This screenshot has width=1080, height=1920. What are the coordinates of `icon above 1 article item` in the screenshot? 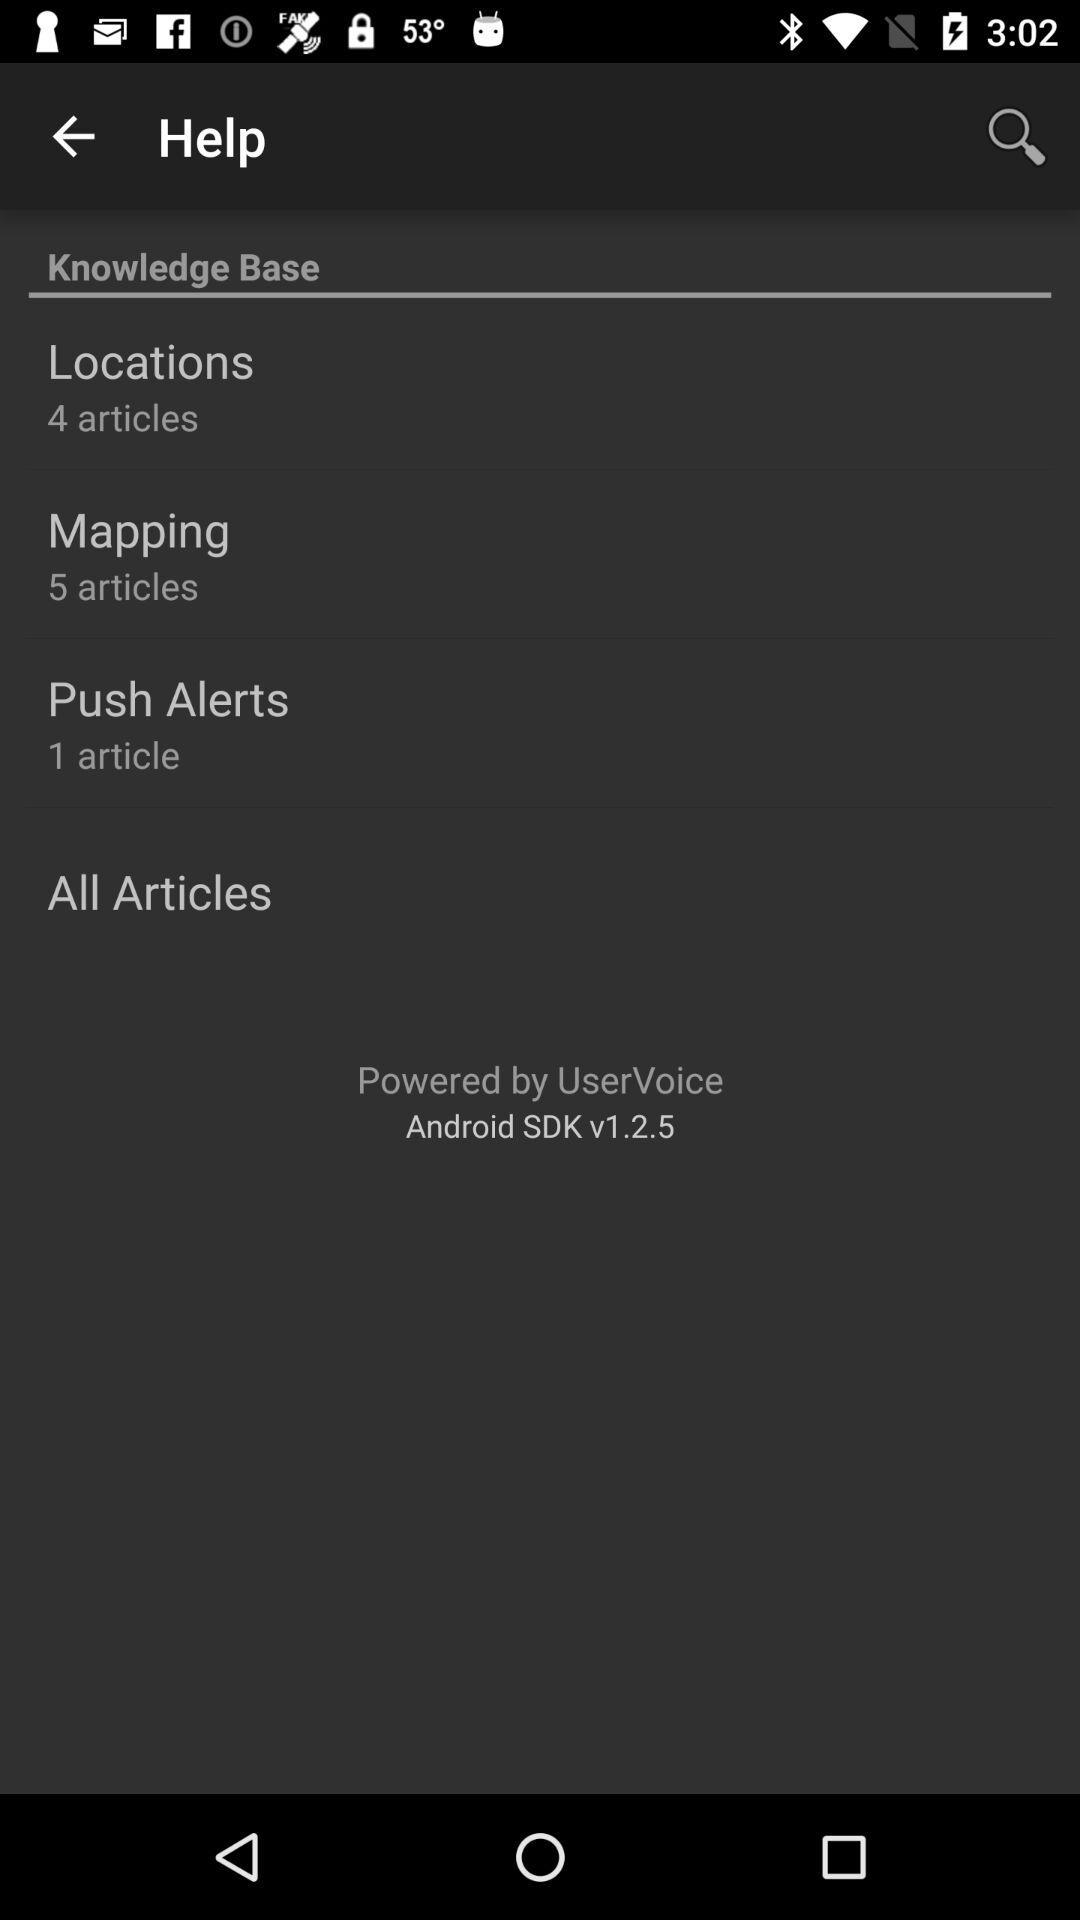 It's located at (167, 697).